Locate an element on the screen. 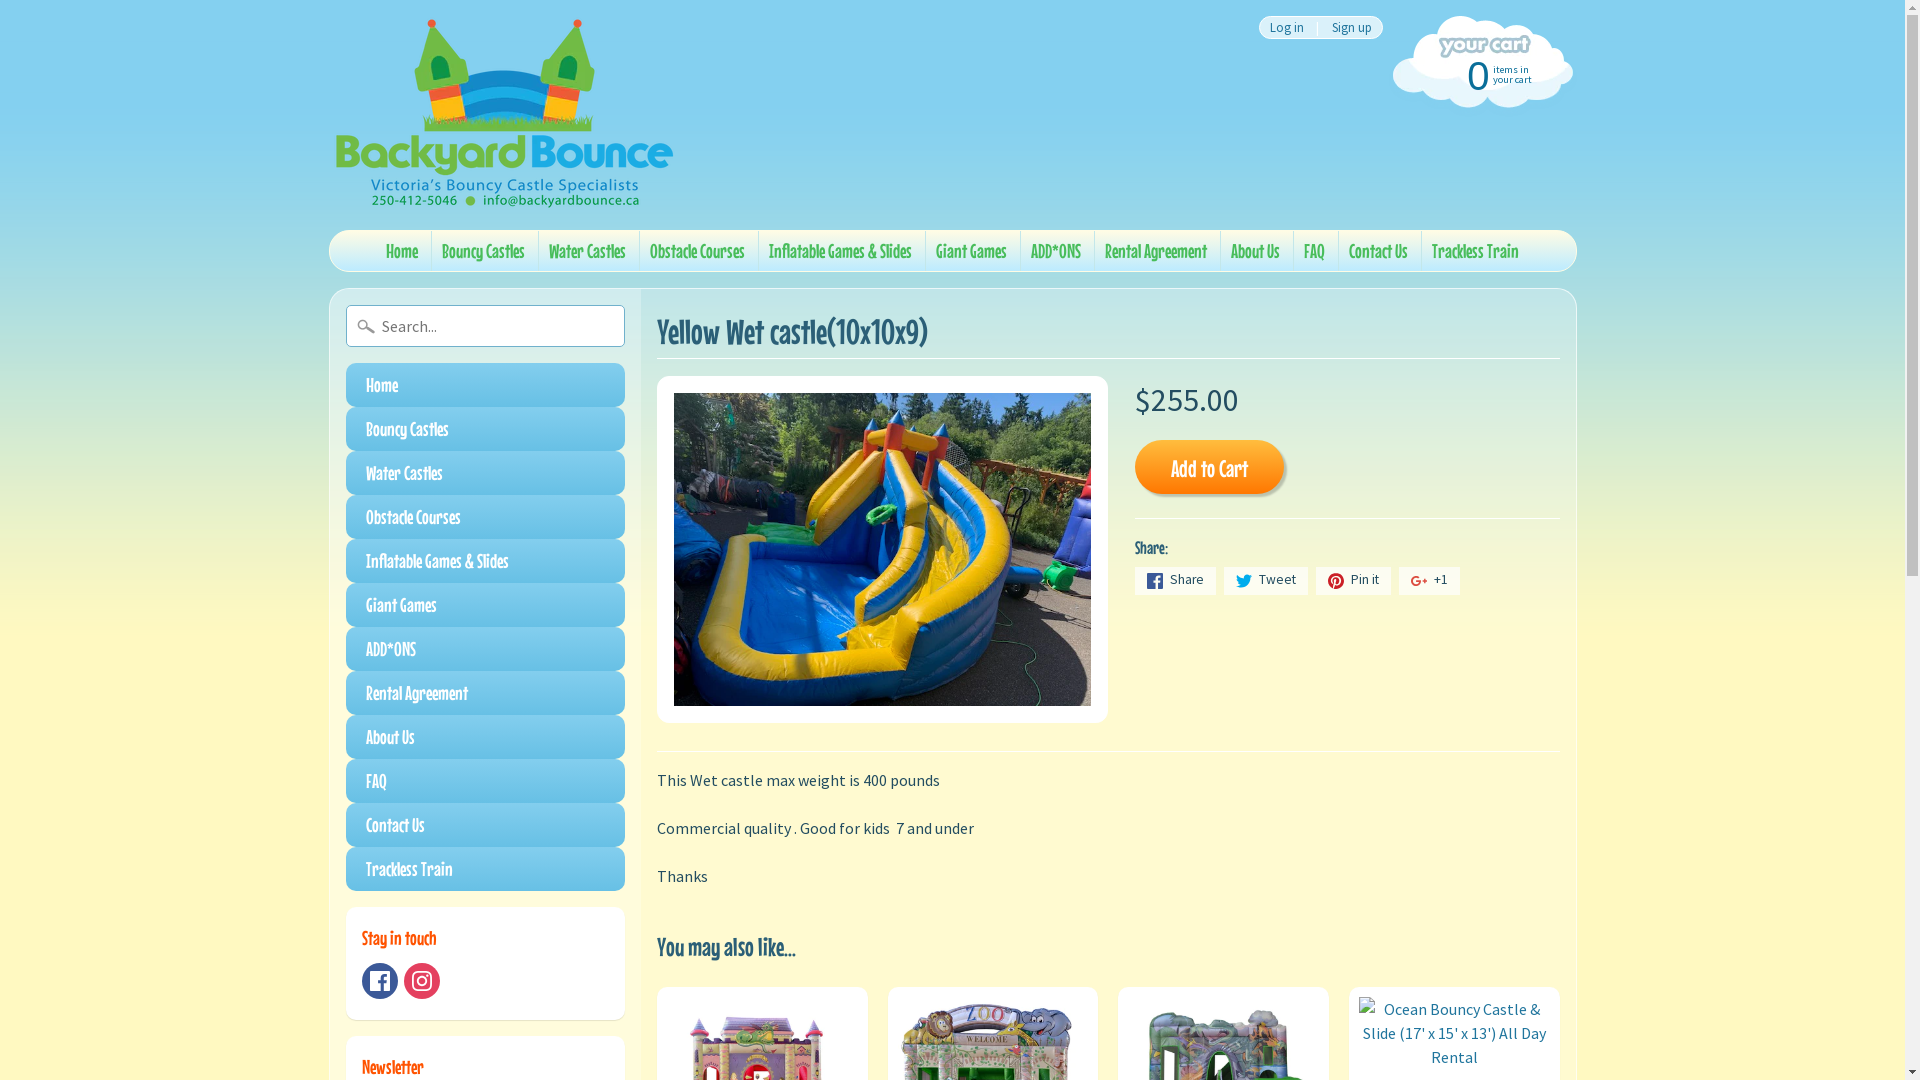 The image size is (1920, 1080). 'Facebook' is located at coordinates (379, 979).